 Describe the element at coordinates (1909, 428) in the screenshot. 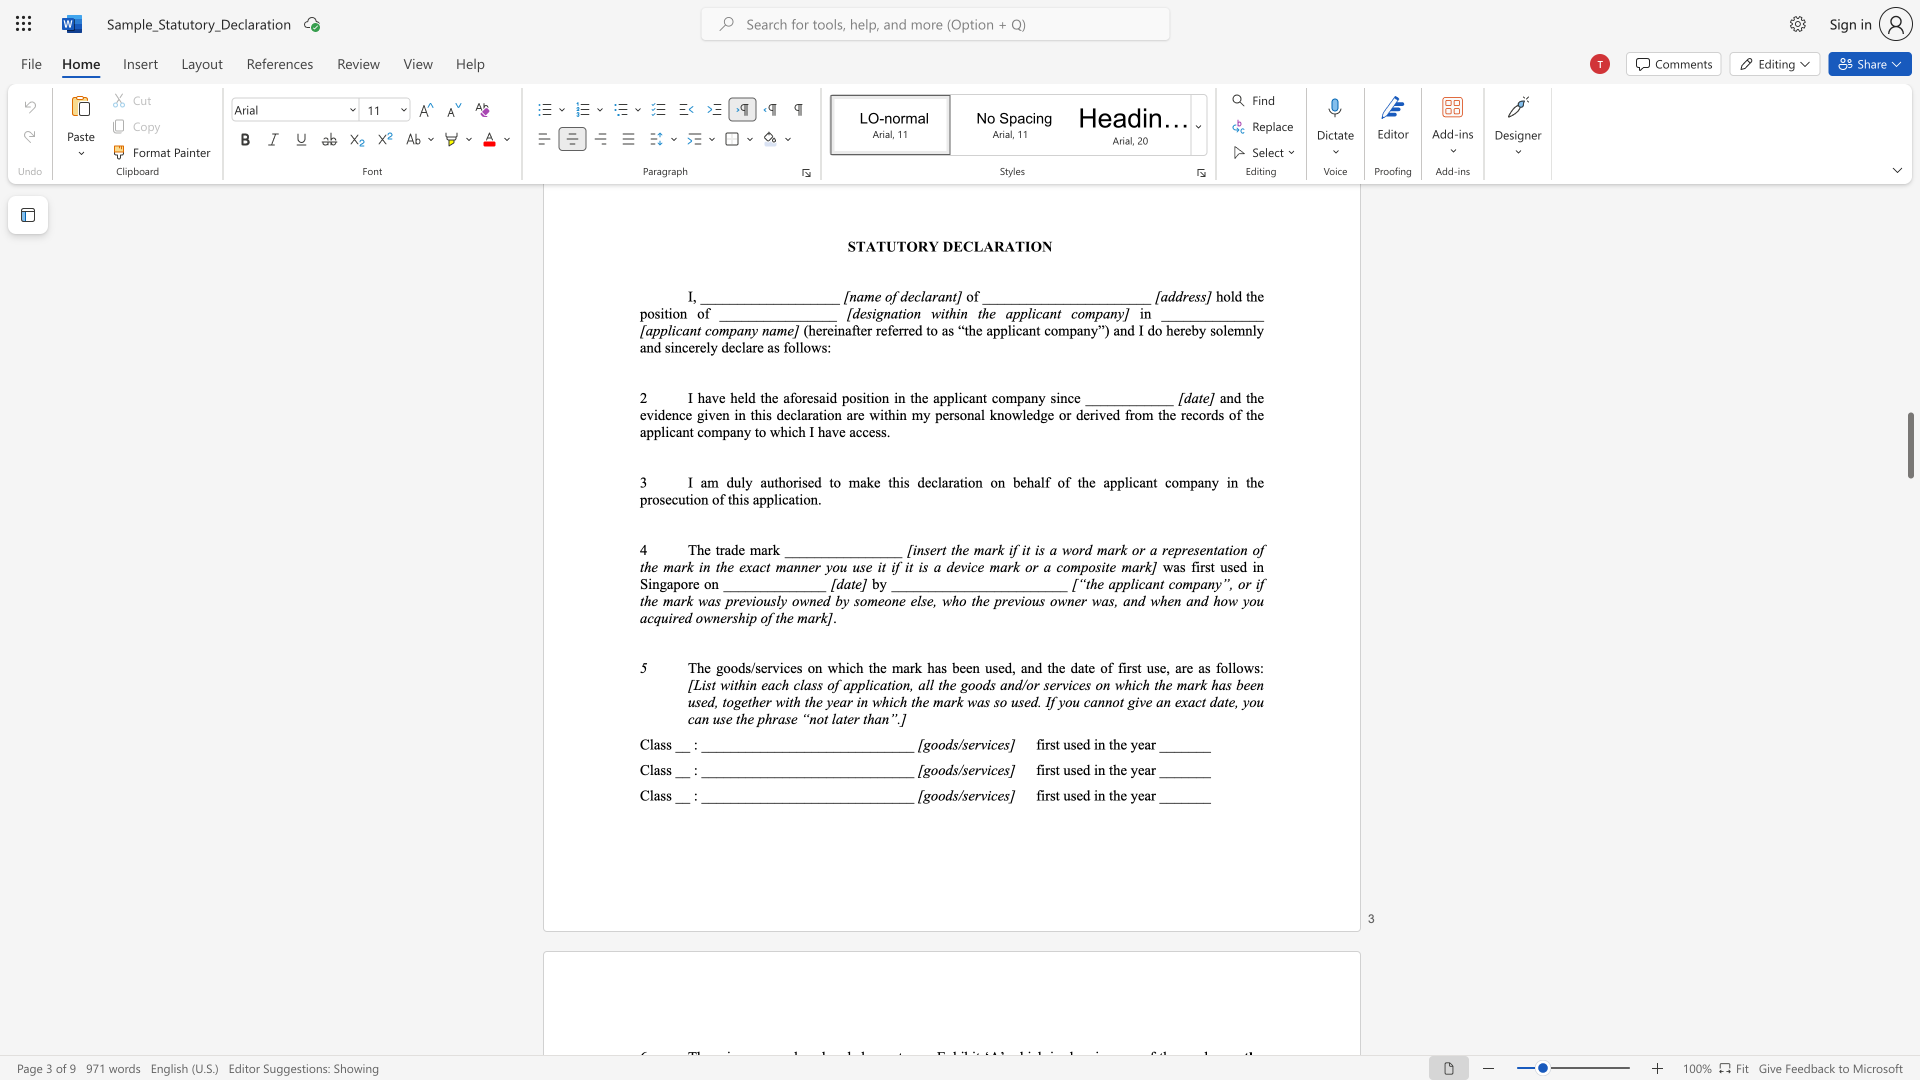

I see `the vertical scrollbar to raise the page content` at that location.